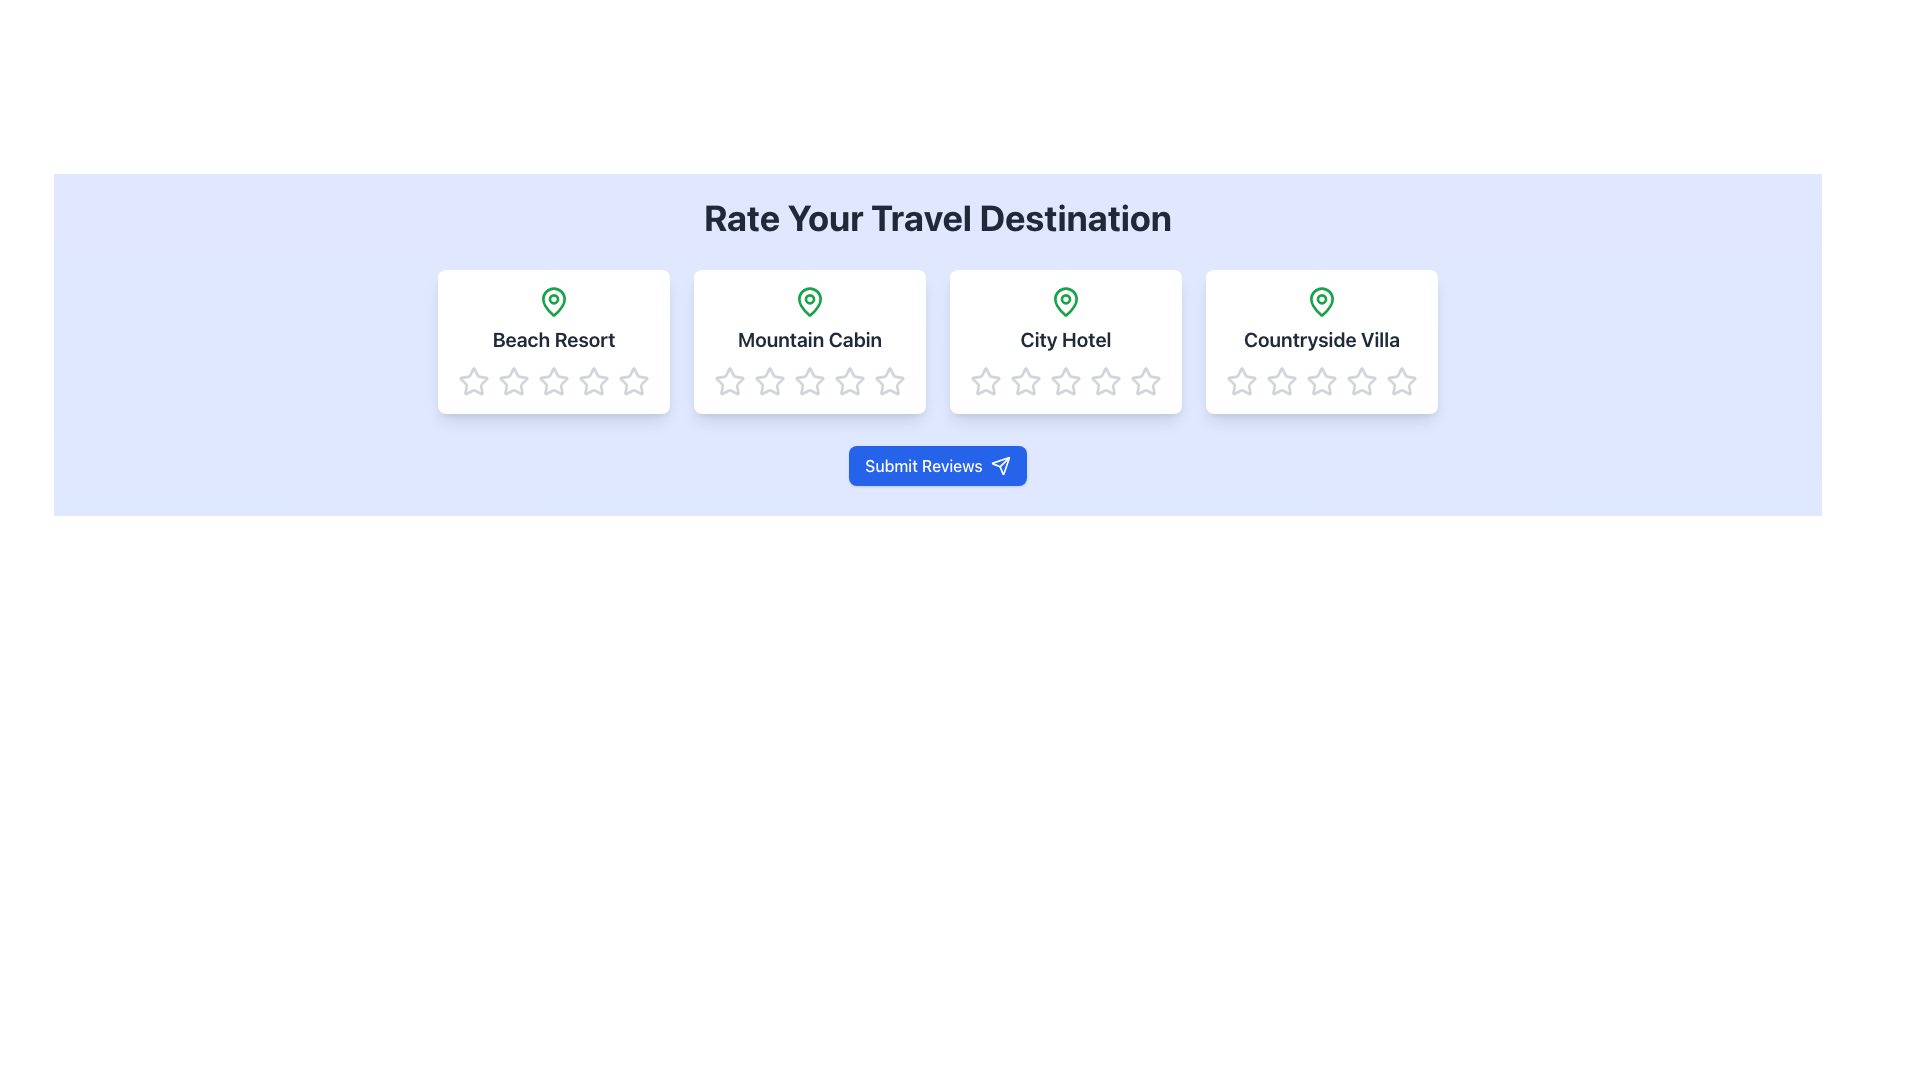  I want to click on the second rating star icon in the rating row of the 'Mountain Cabin' card, so click(810, 381).